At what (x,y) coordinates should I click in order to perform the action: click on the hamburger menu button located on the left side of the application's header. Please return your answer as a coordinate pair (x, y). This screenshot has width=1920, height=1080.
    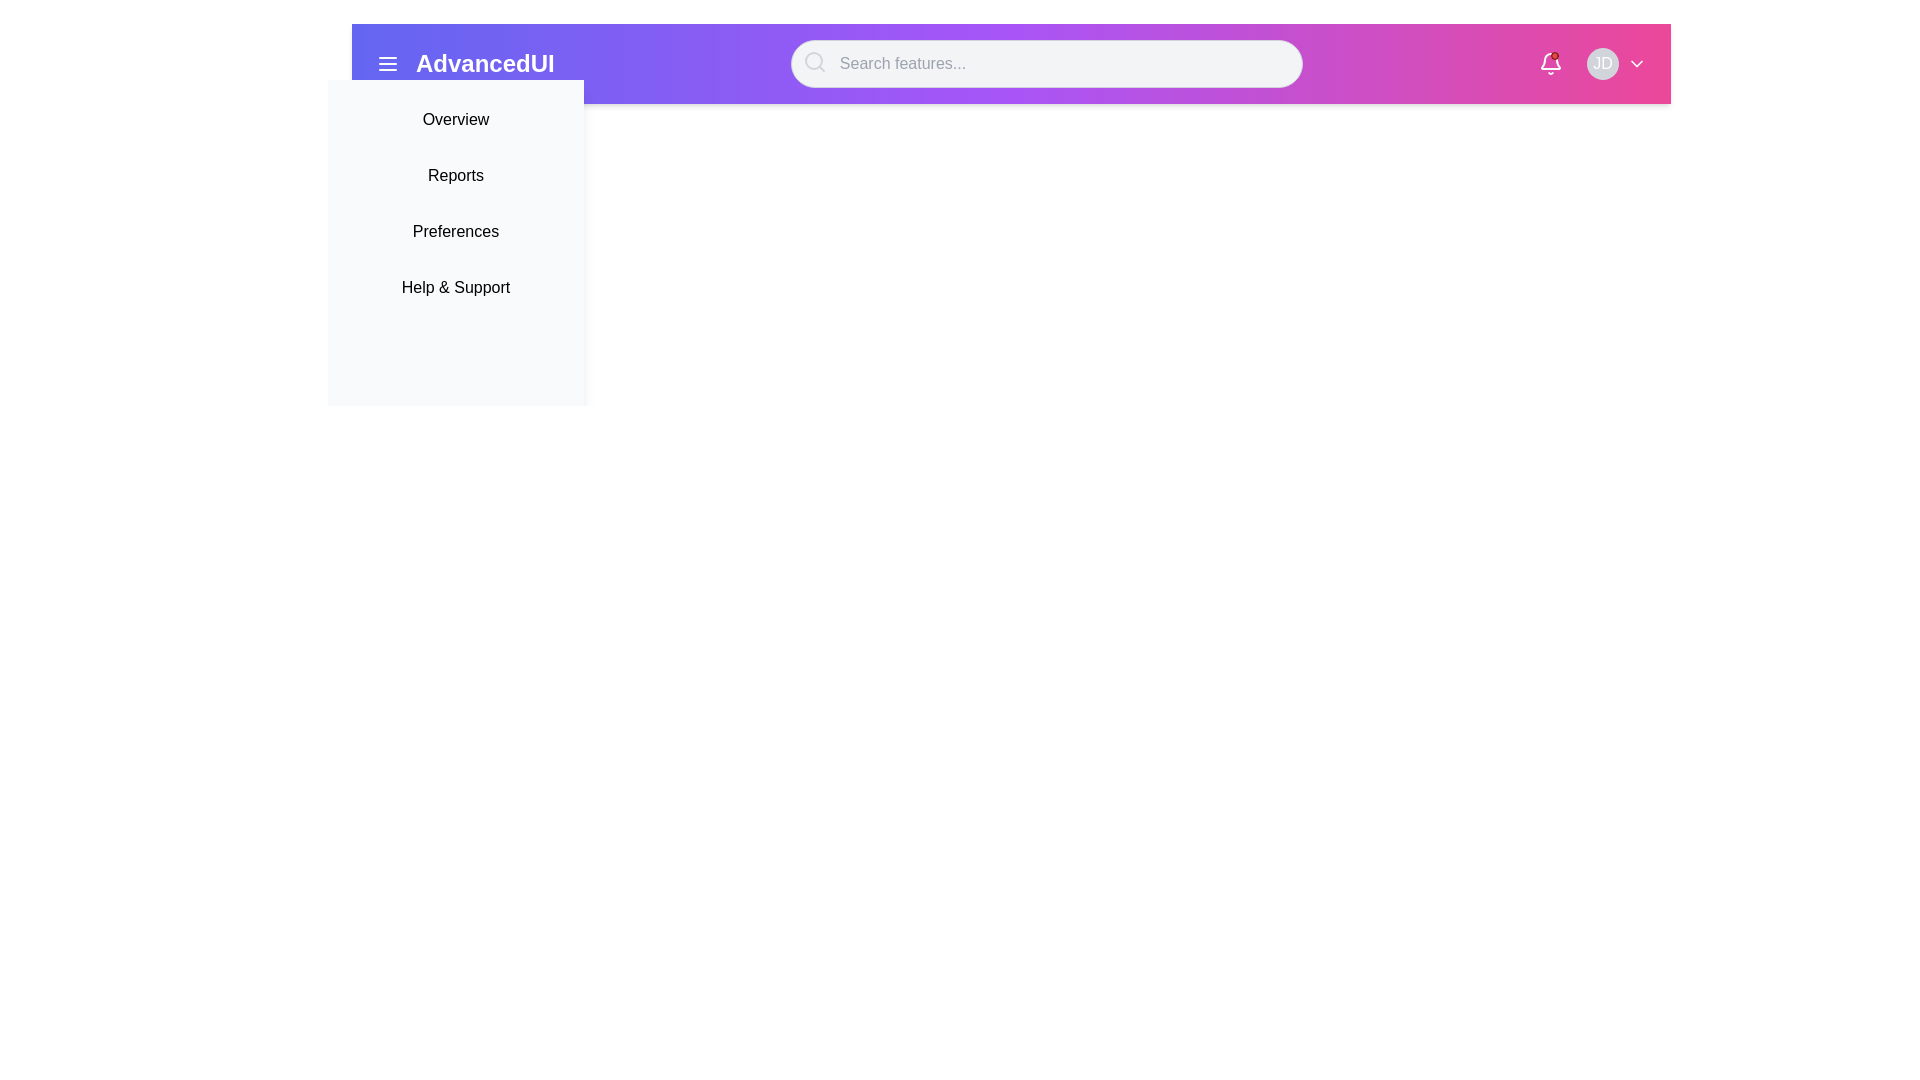
    Looking at the image, I should click on (388, 63).